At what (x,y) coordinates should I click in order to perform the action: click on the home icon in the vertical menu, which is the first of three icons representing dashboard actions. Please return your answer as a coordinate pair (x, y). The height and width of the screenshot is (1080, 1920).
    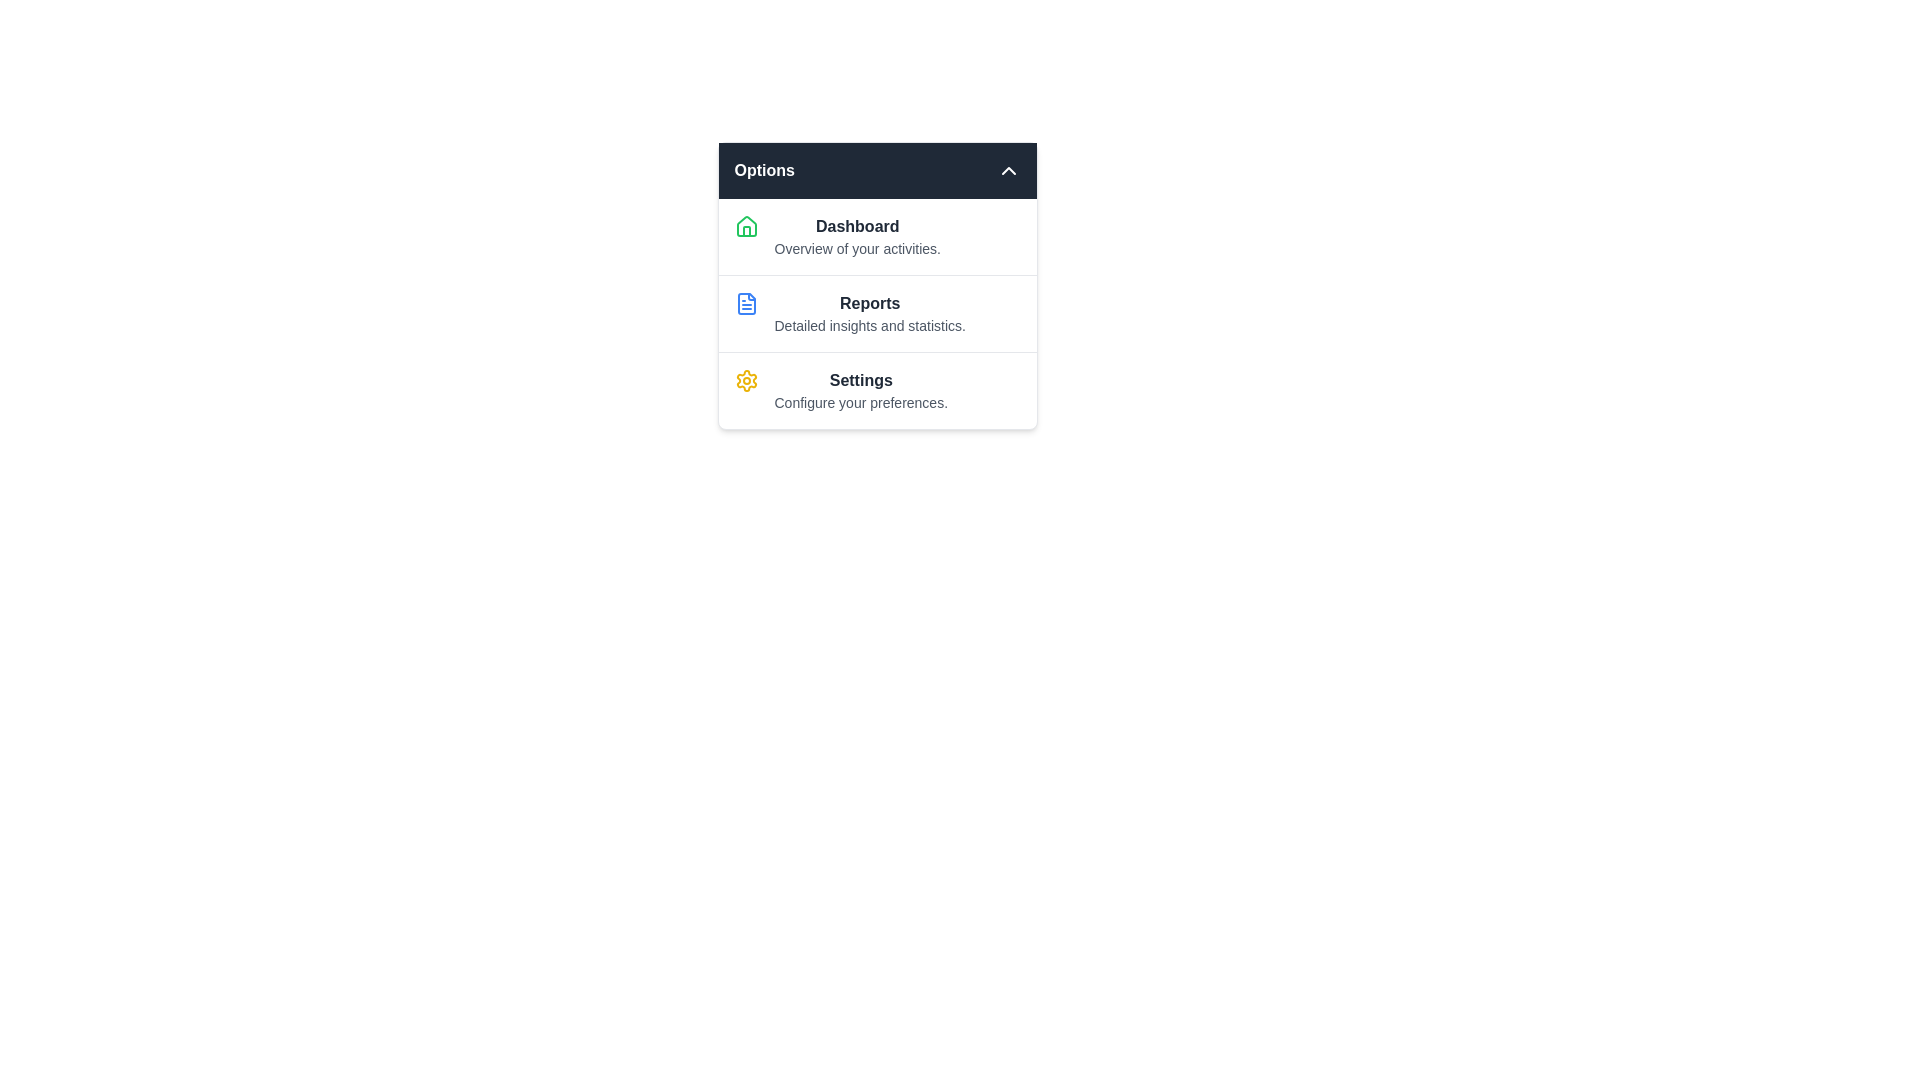
    Looking at the image, I should click on (745, 225).